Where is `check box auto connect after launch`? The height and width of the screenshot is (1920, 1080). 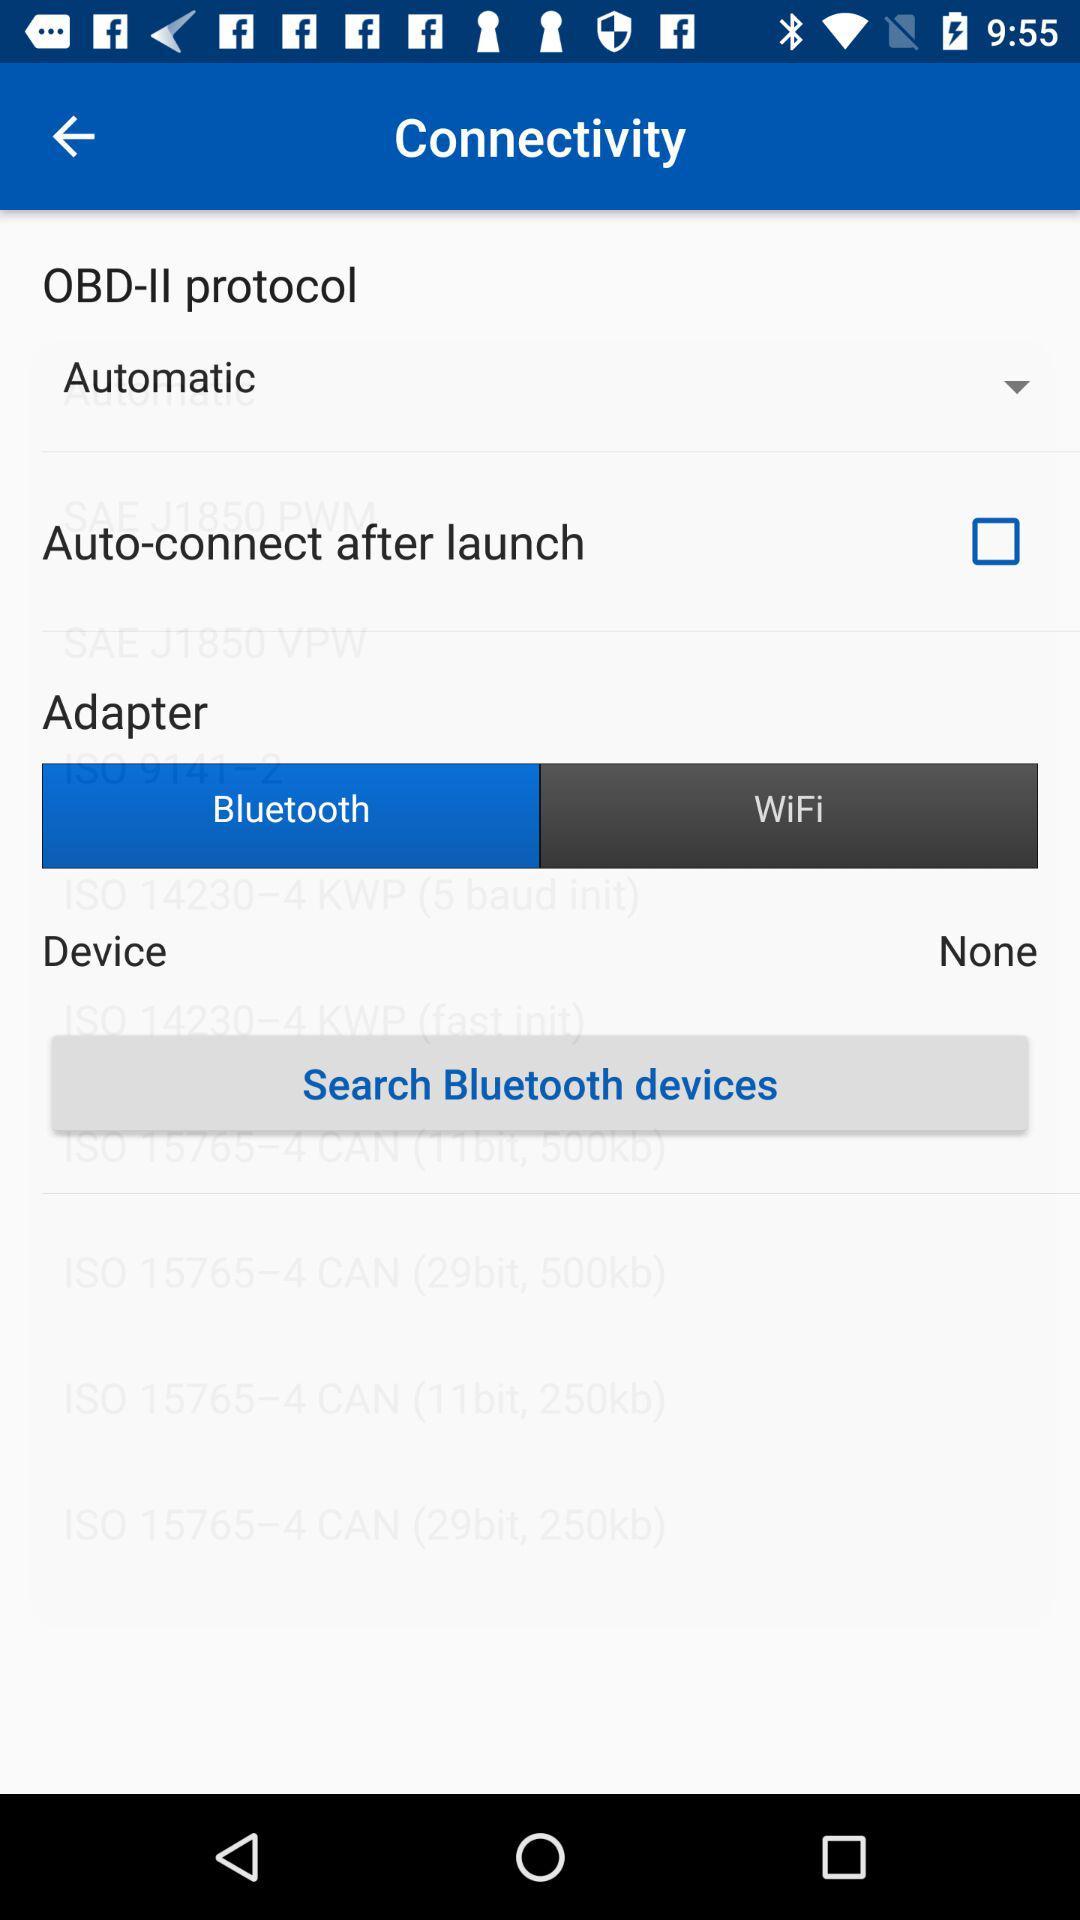 check box auto connect after launch is located at coordinates (995, 541).